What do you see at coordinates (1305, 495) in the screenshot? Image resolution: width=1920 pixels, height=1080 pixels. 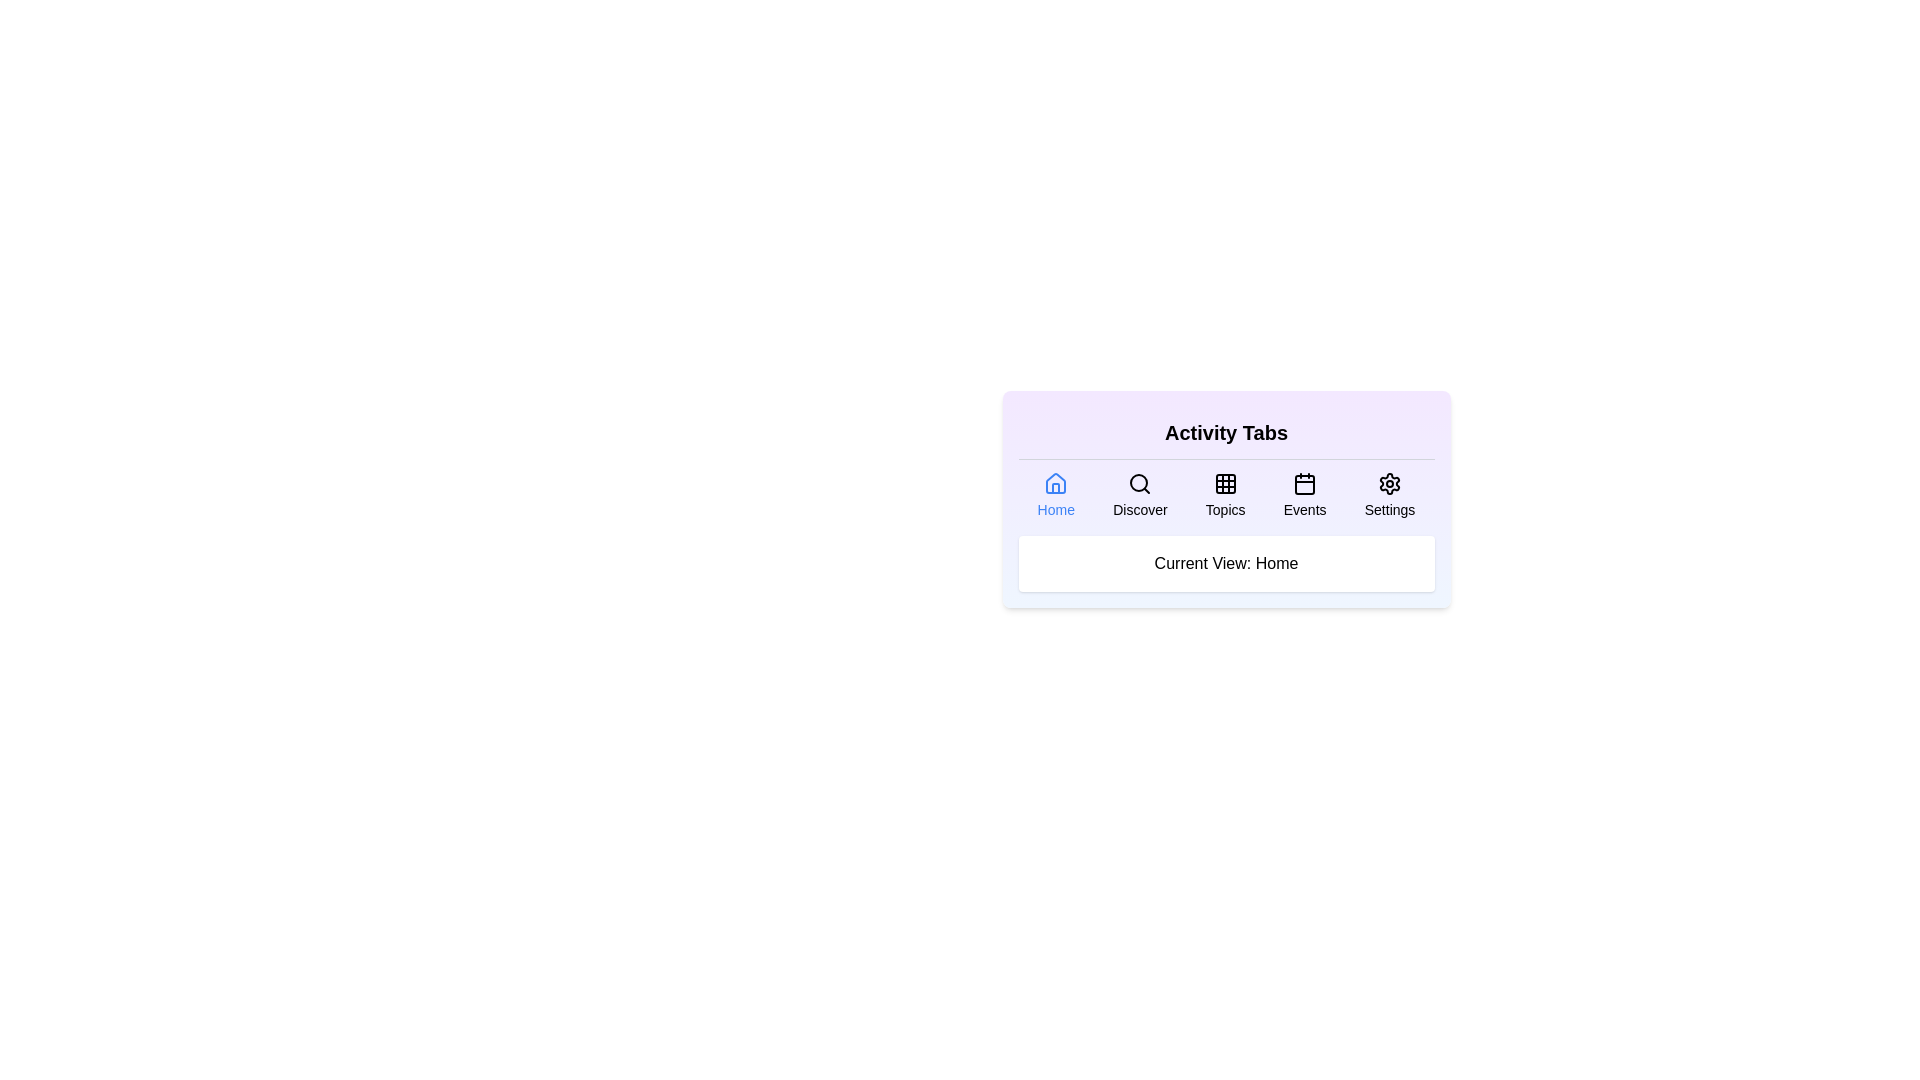 I see `the tab icon corresponding to Events` at bounding box center [1305, 495].